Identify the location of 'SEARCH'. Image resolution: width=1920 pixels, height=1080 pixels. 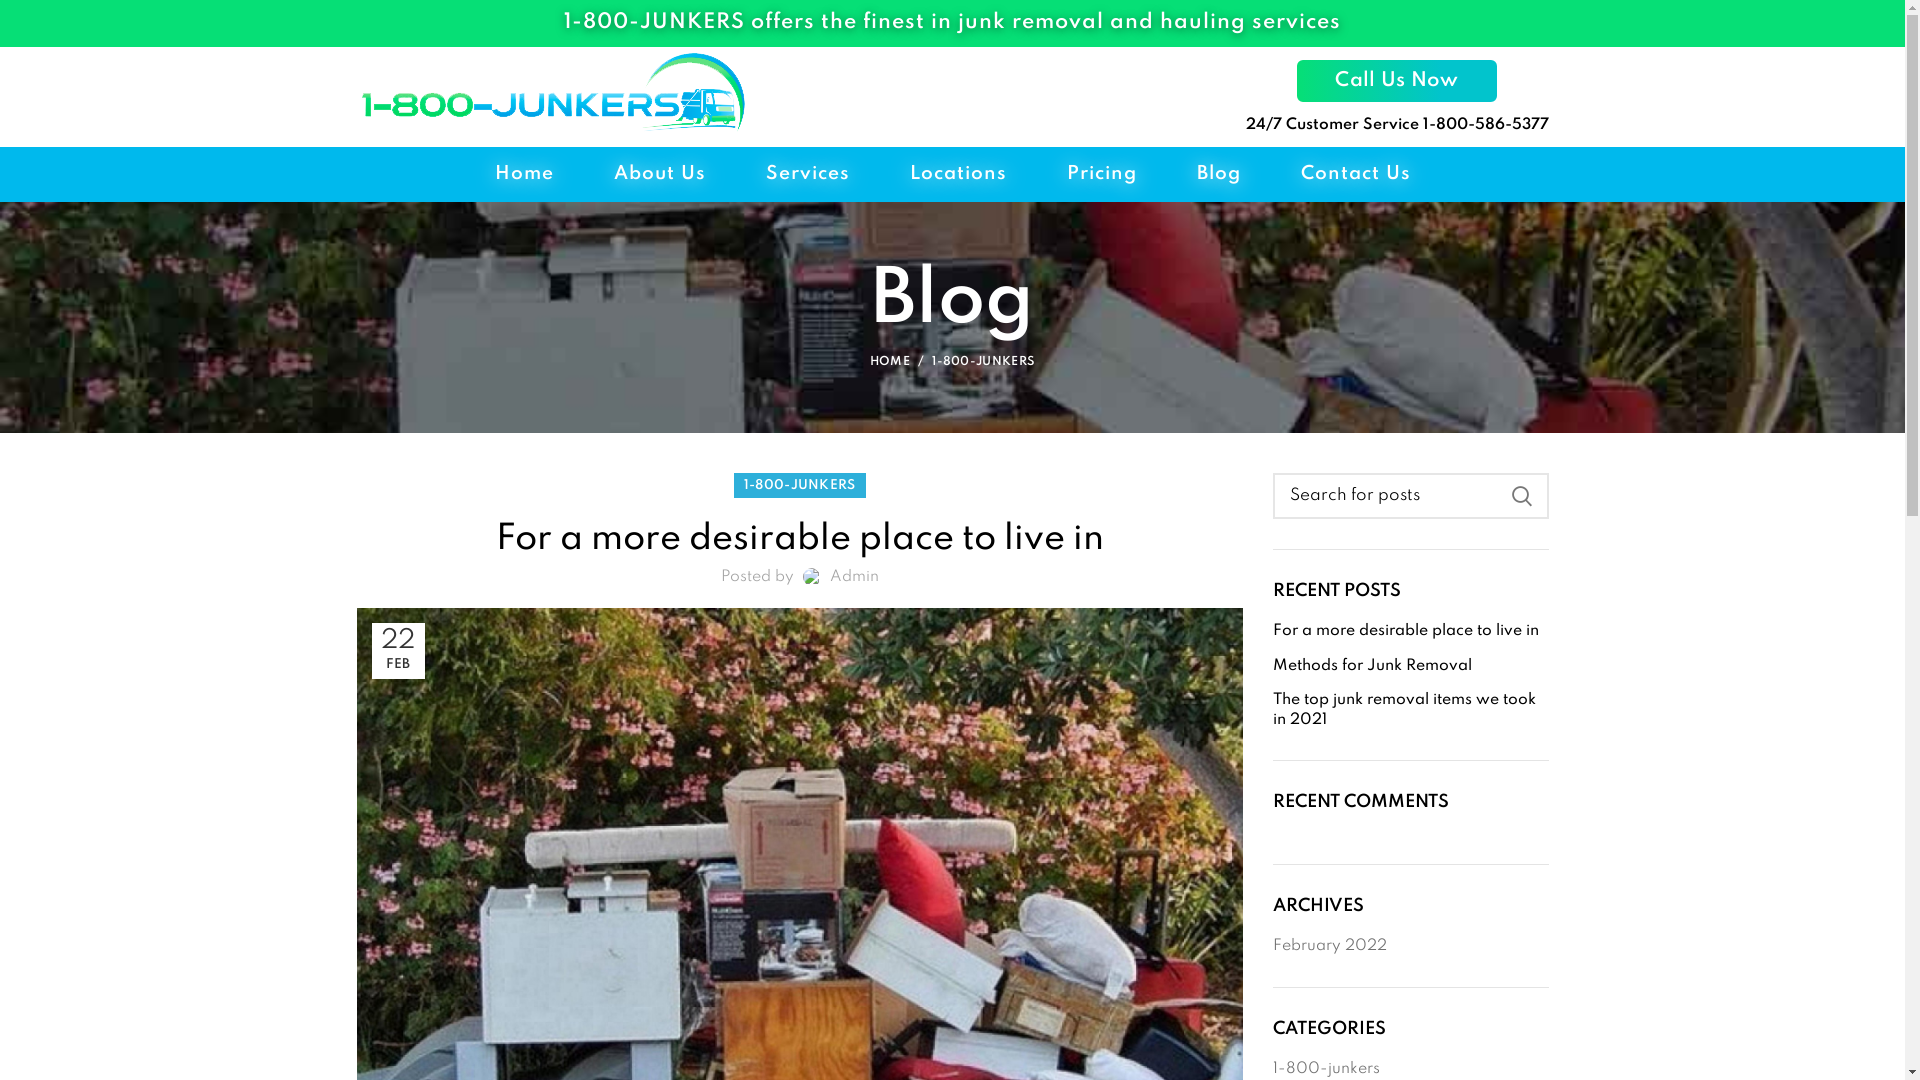
(1520, 495).